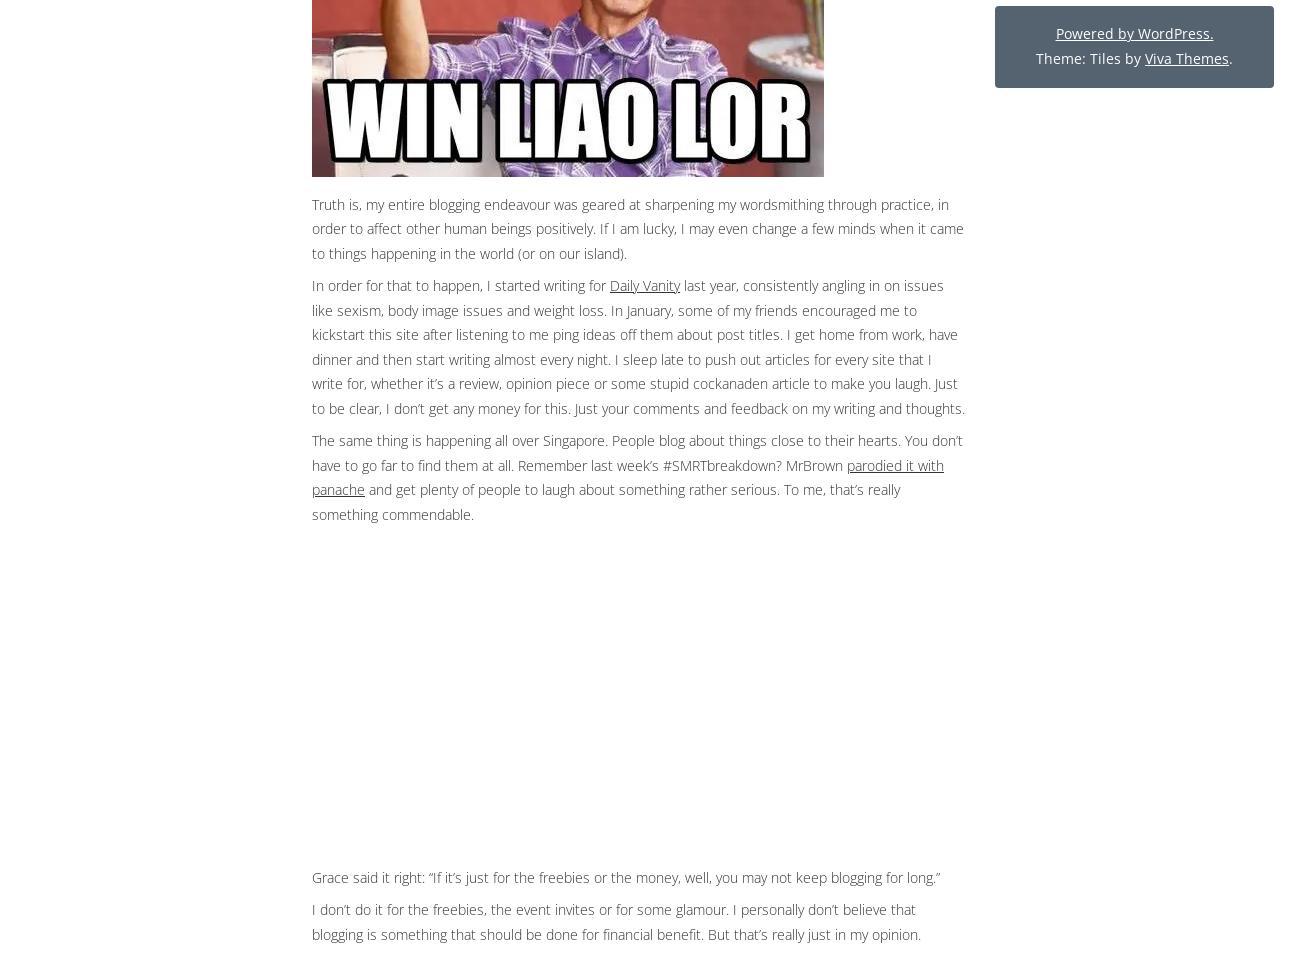 The image size is (1300, 953). I want to click on 'last year, consistently angling in on issues like sexism, body image issues and weight loss. In January, some of my friends encouraged me to kickstart this site after listening to me ping ideas off them about post titles. I get home from work, have dinner and then start writing almost every night. I sleep late to push out articles for every site that I write for, whether it’s a review, opinion piece or some stupid cockanaden article to make you laugh. Just to be clear, I don’t get any money for this. Just your comments and feedback on my writing and thoughts.', so click(312, 345).